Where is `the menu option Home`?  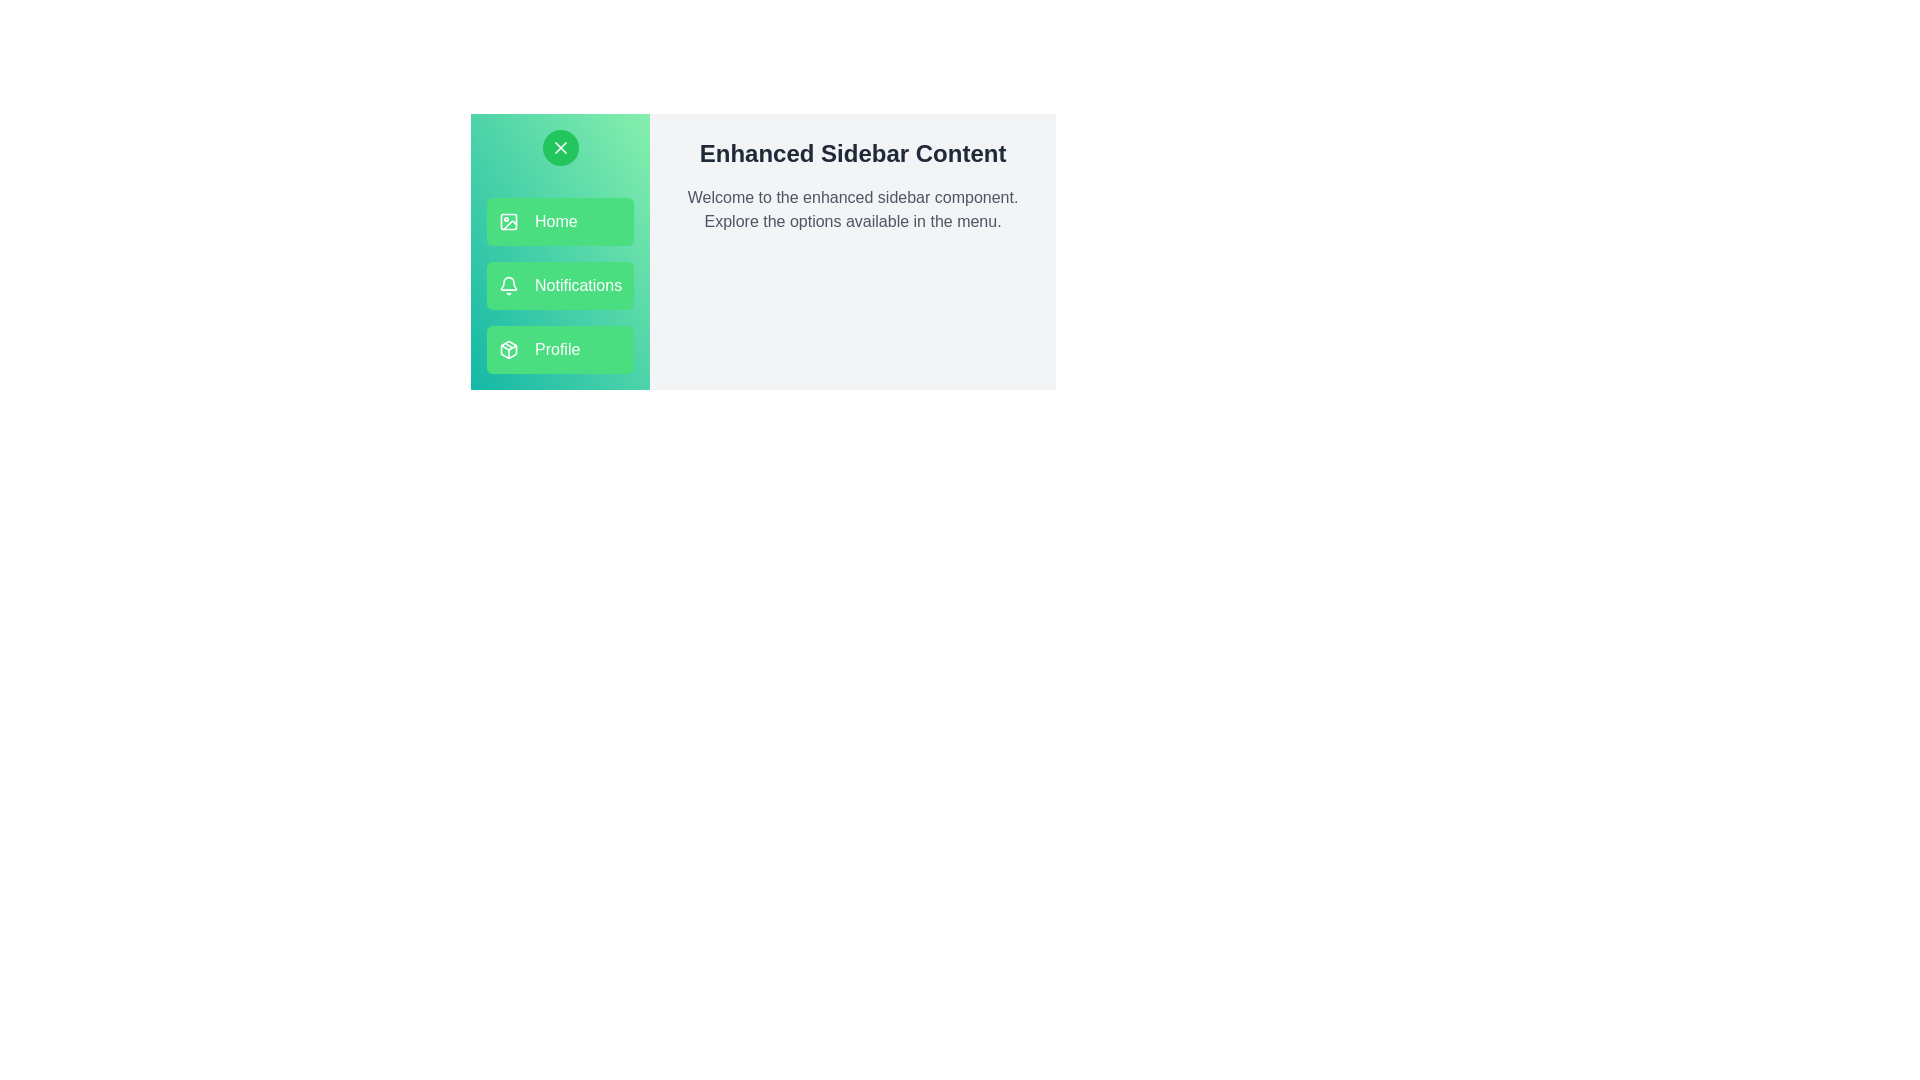 the menu option Home is located at coordinates (560, 222).